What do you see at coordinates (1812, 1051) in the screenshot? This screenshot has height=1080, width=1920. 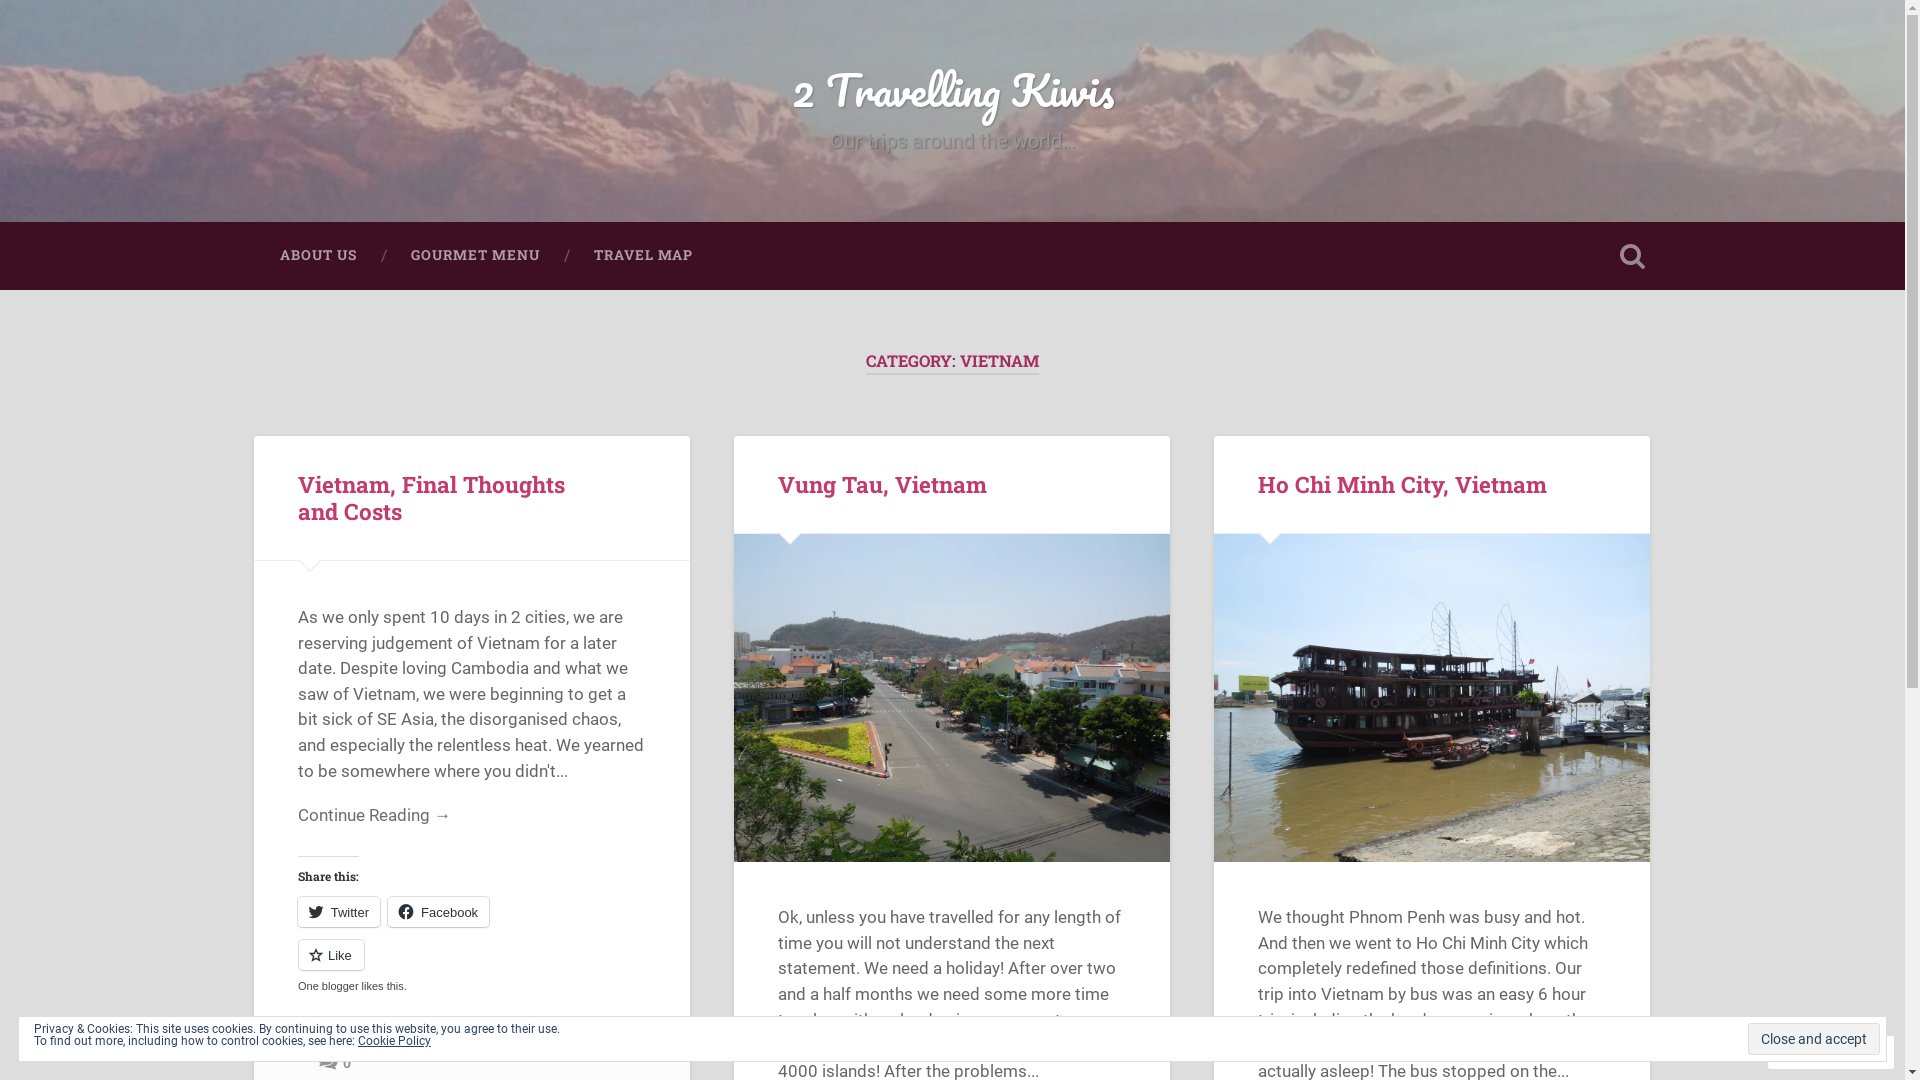 I see `'Follow'` at bounding box center [1812, 1051].